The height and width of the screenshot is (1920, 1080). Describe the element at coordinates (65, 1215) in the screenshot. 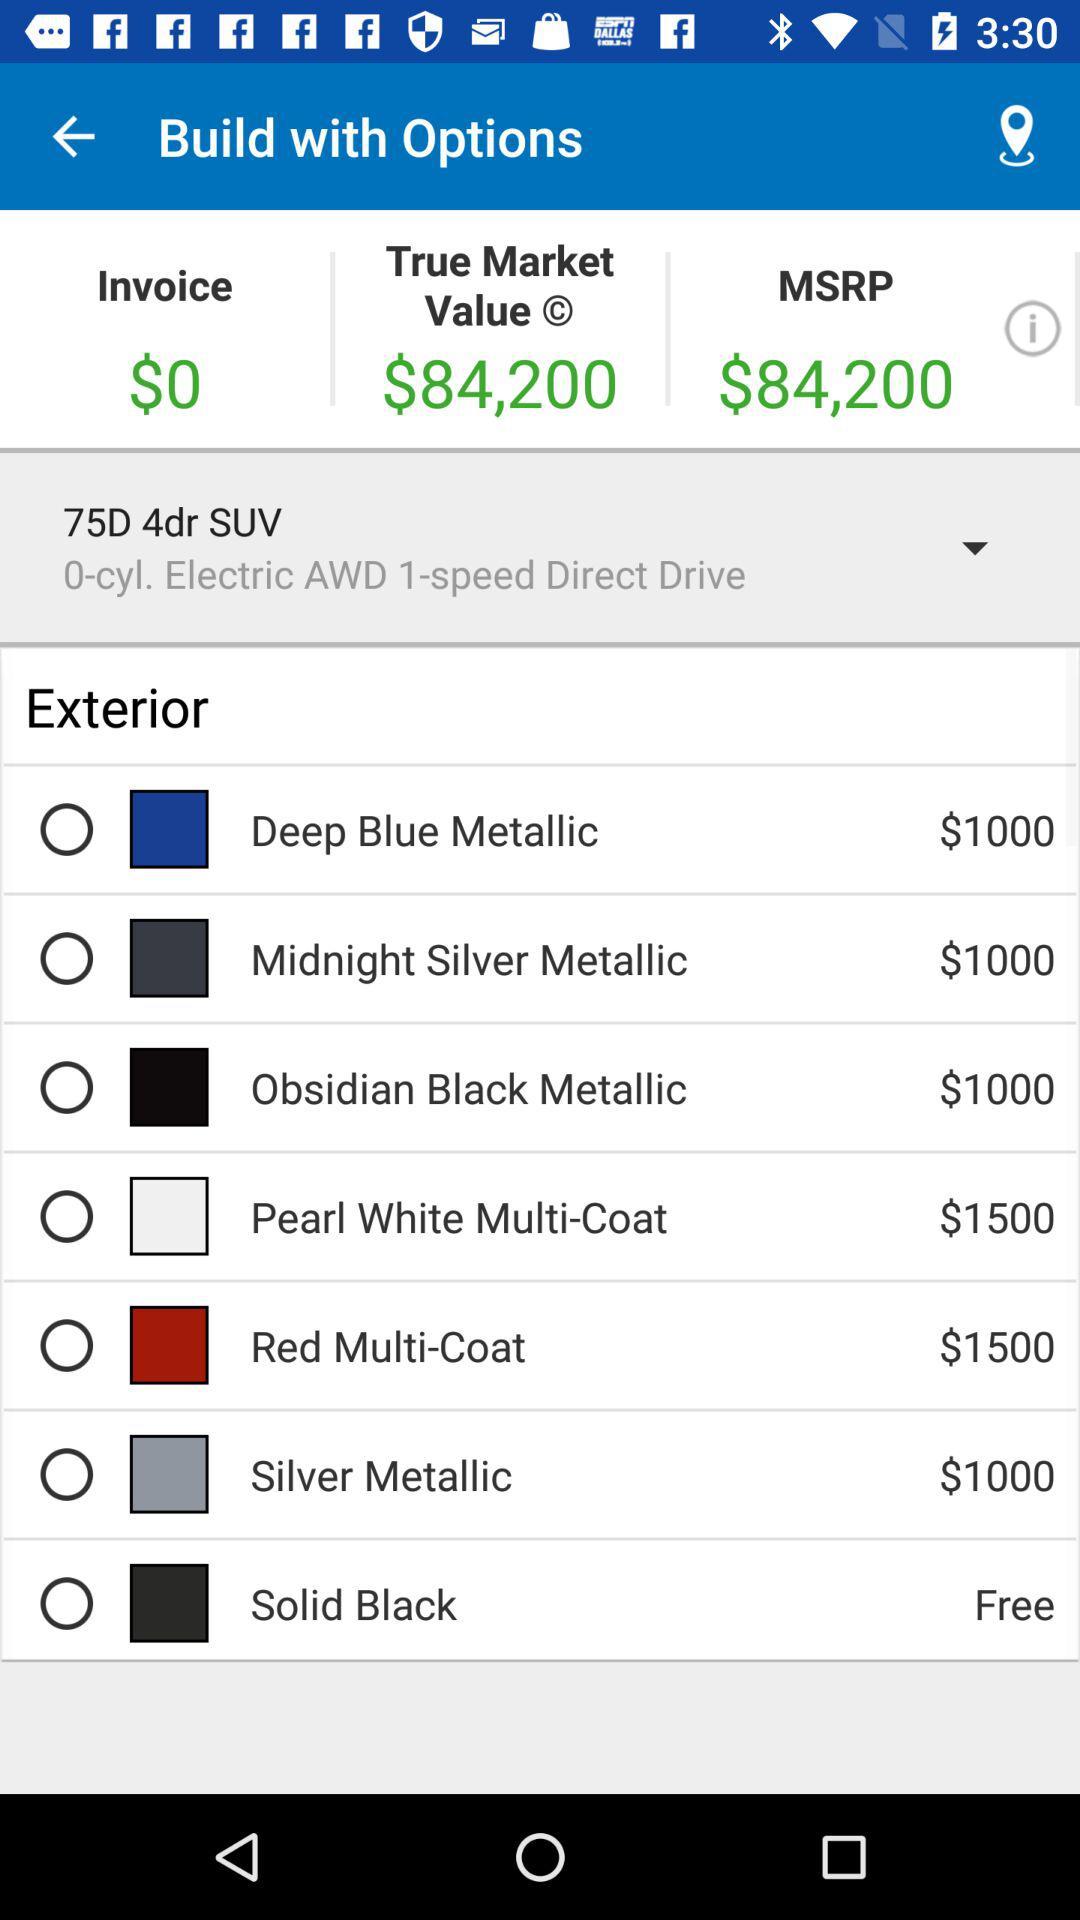

I see `option` at that location.